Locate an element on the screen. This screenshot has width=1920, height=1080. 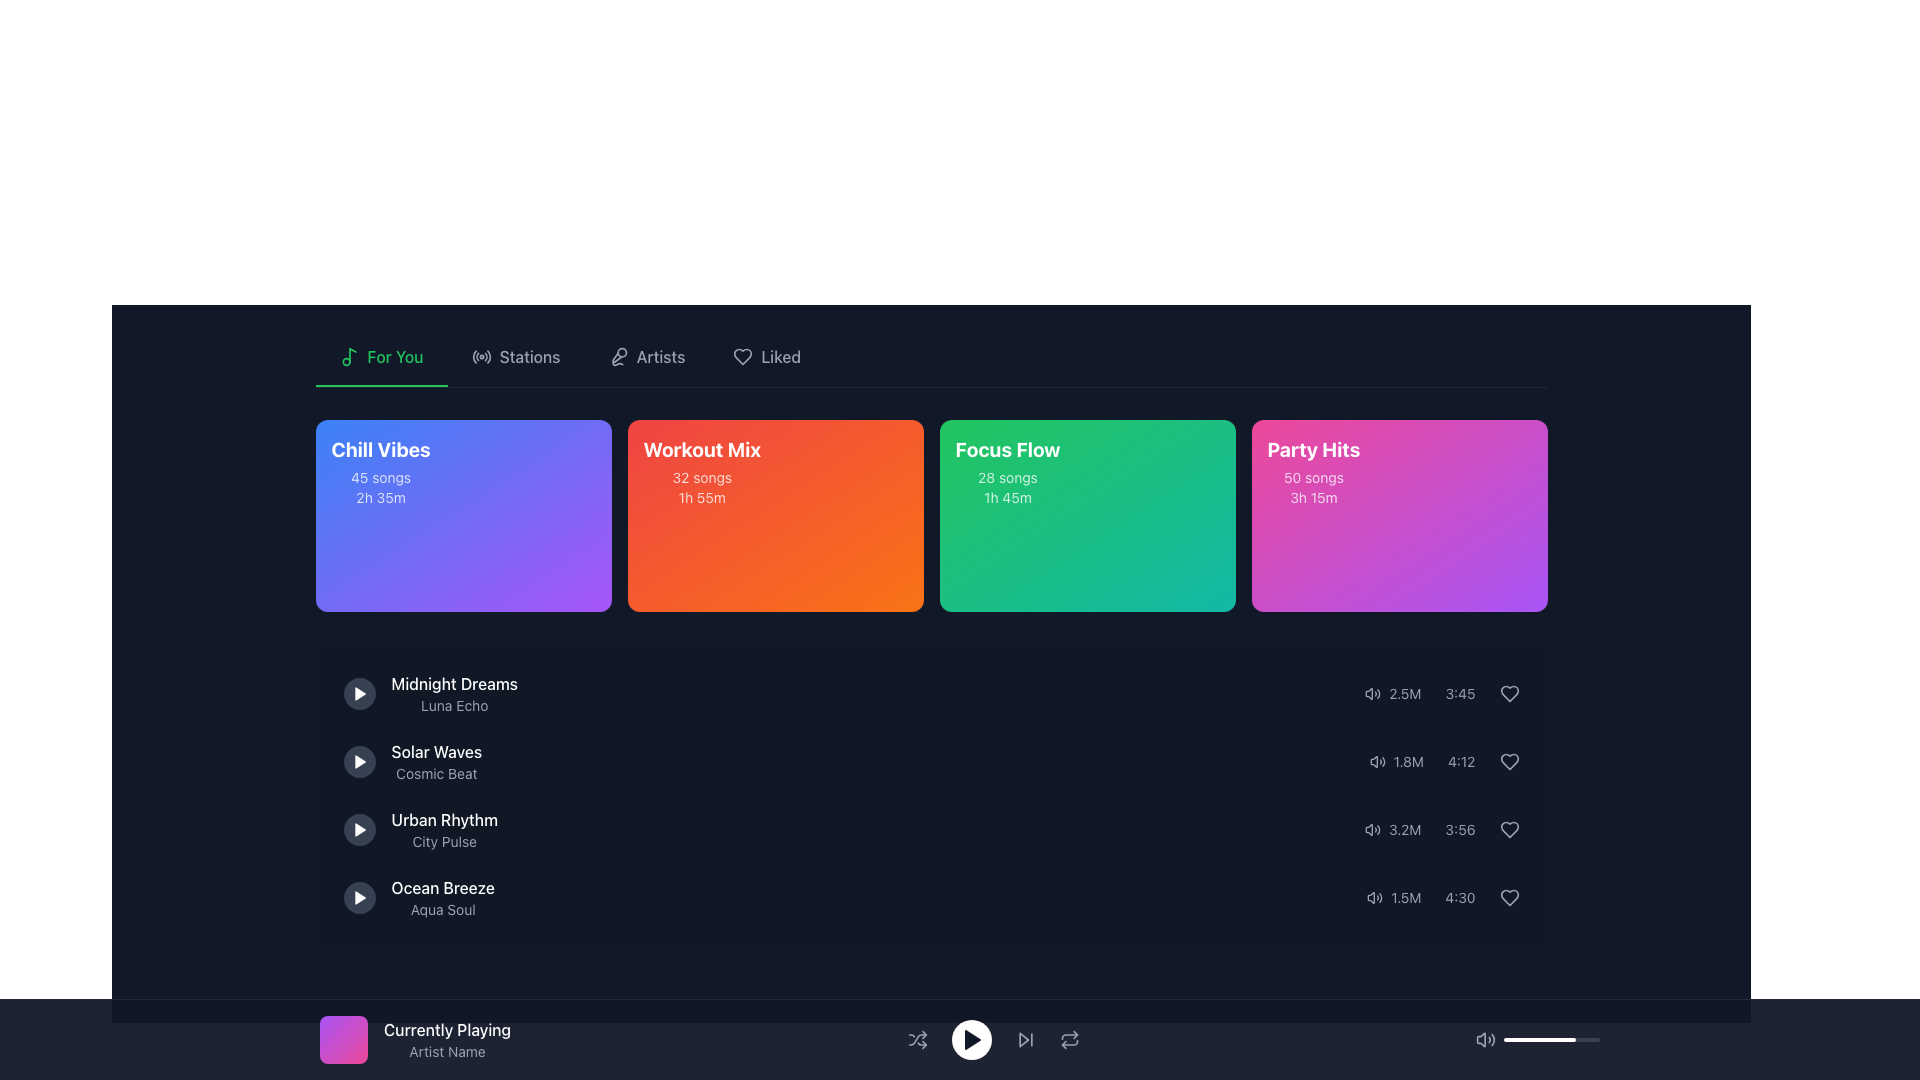
the text label displaying '2h 35m', which is located below '45 songs' in the 'Chill Vibes' card is located at coordinates (381, 496).